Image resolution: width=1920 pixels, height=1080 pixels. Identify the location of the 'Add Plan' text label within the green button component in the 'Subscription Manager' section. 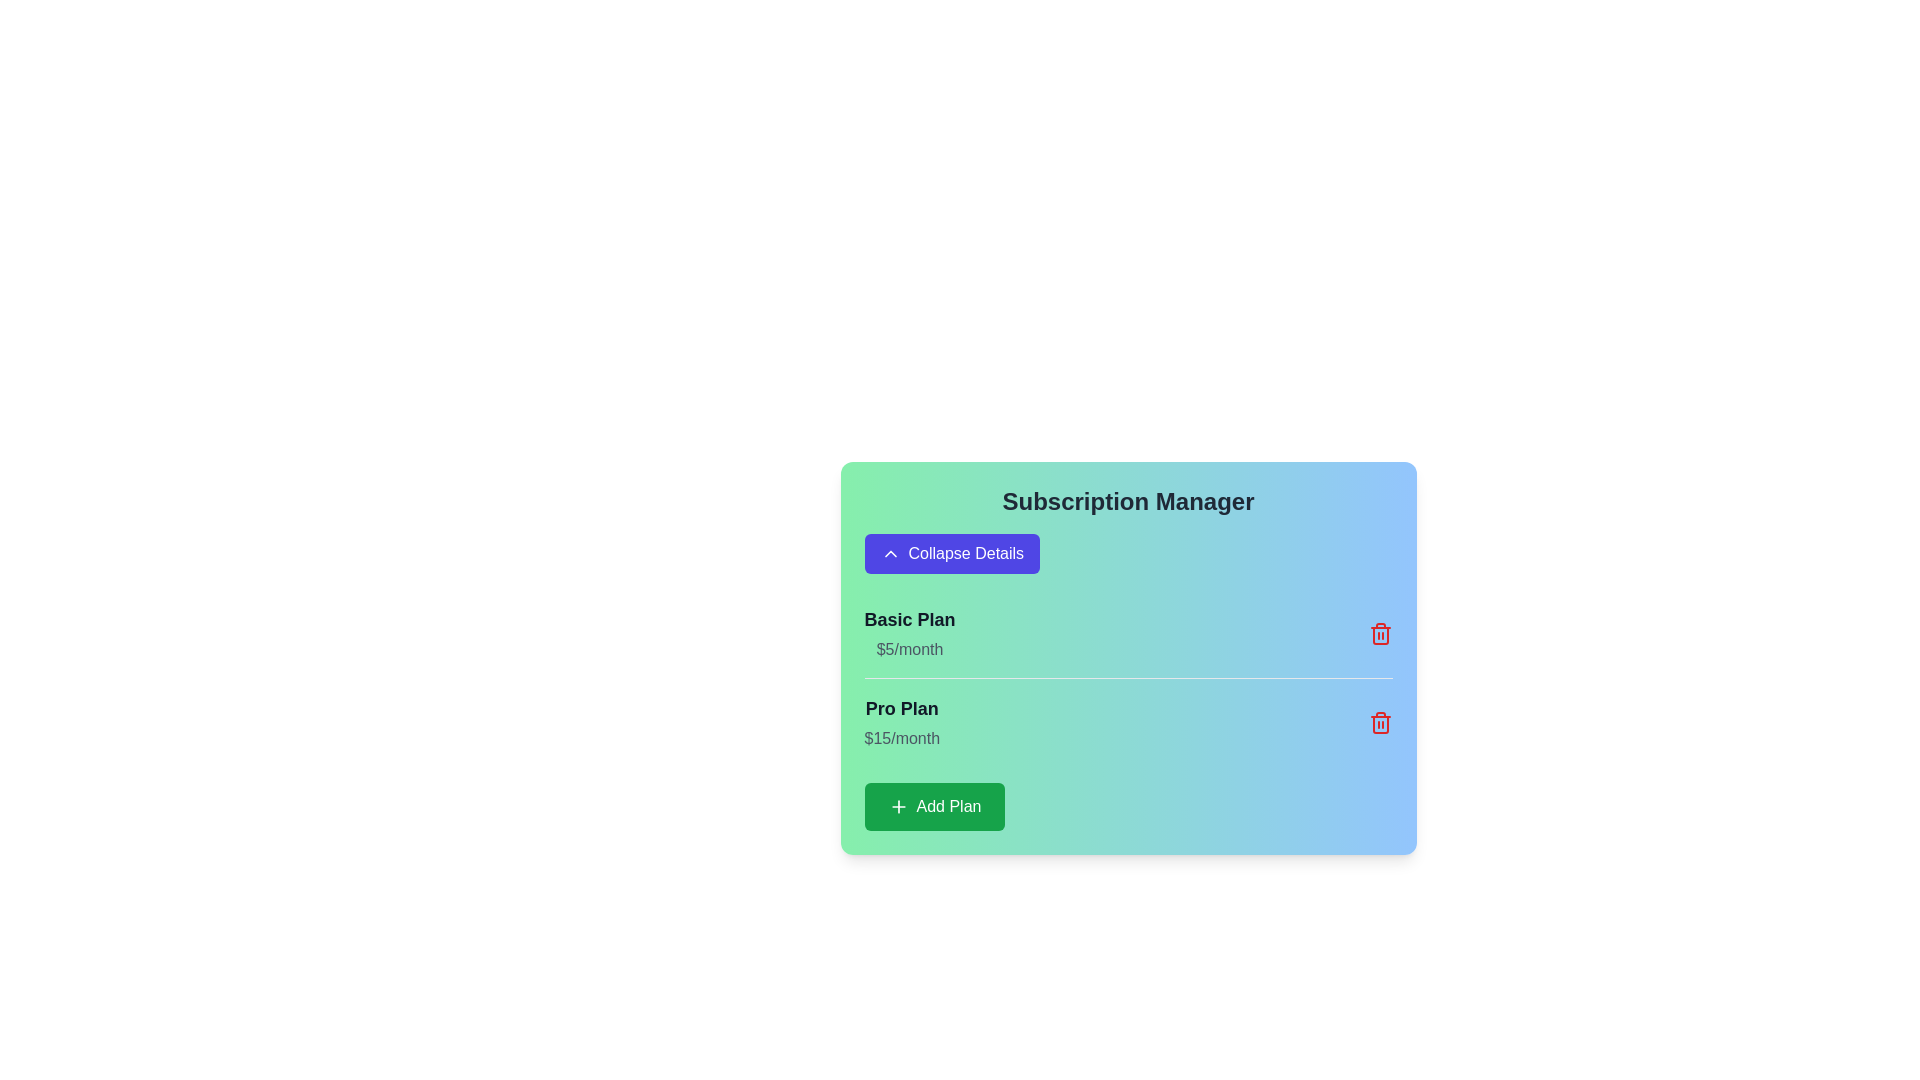
(948, 805).